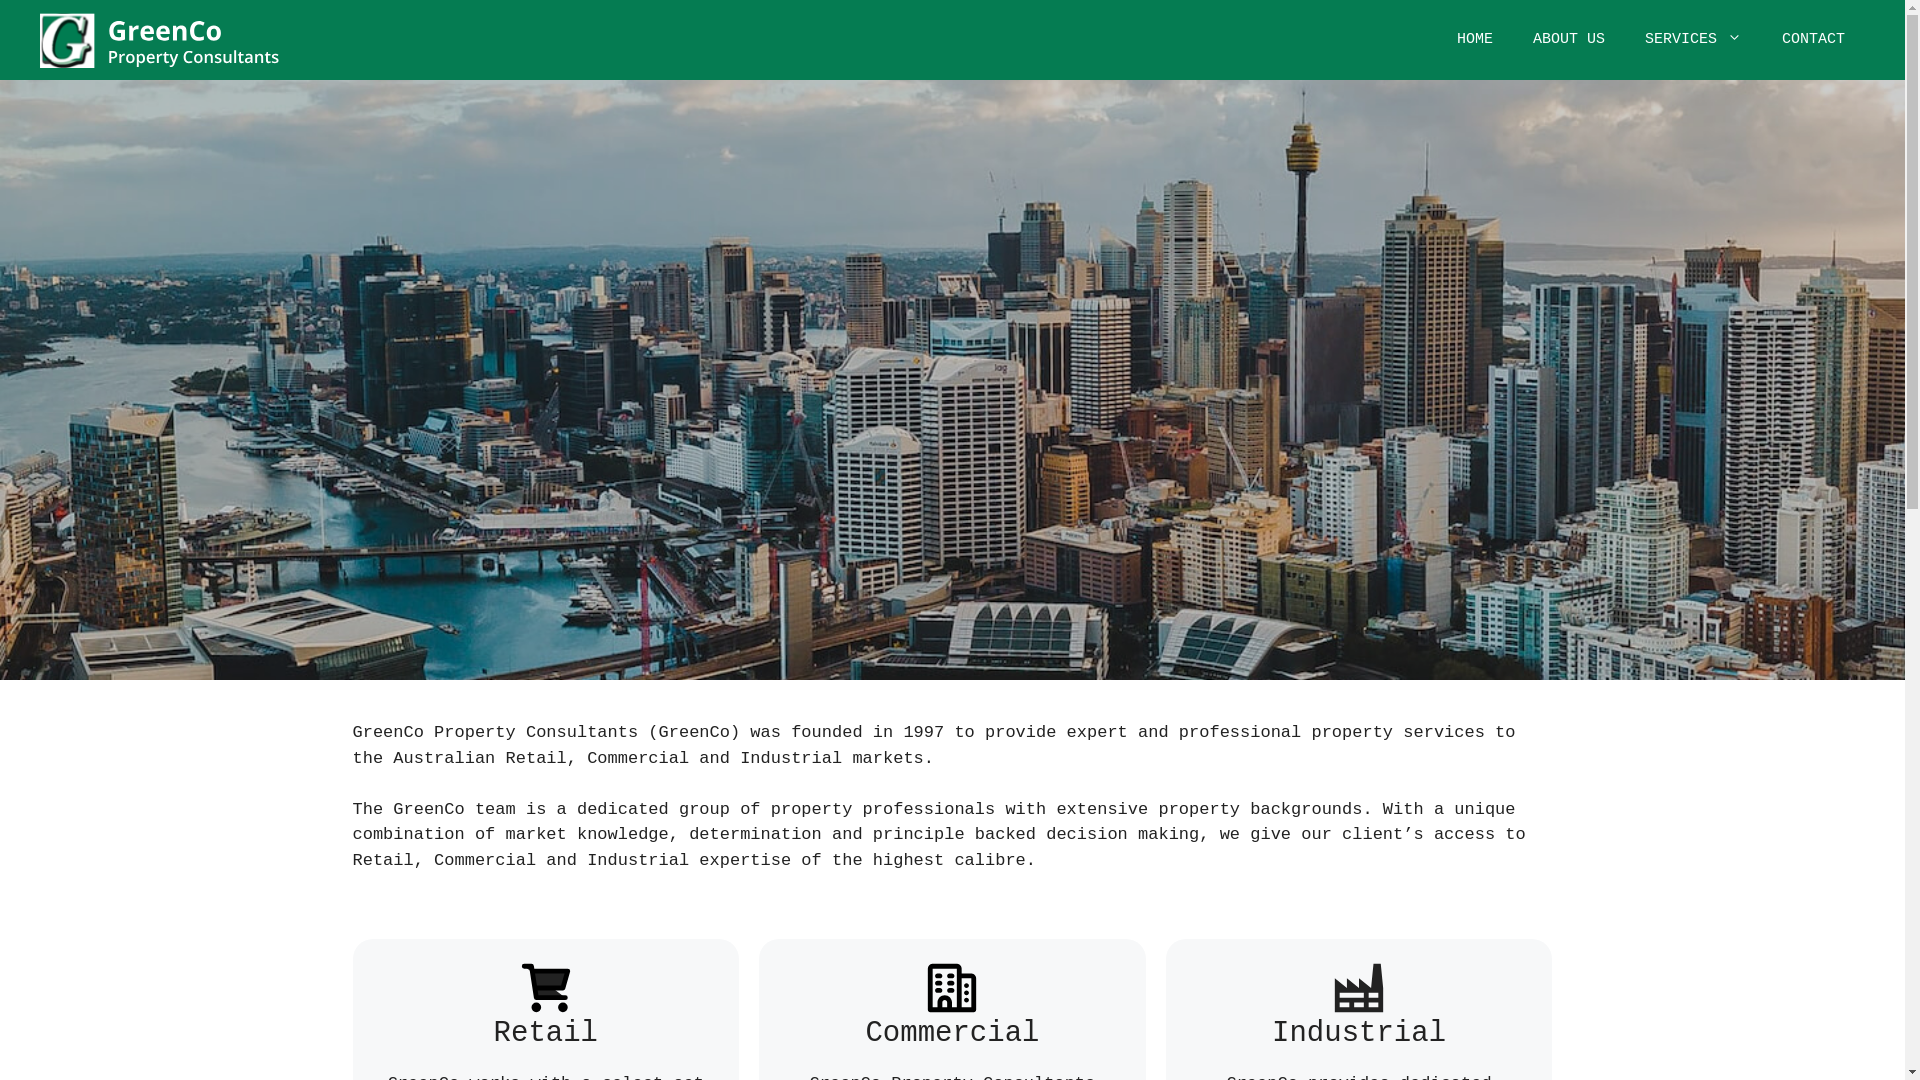 Image resolution: width=1920 pixels, height=1080 pixels. I want to click on 'ABOUT US', so click(1568, 39).